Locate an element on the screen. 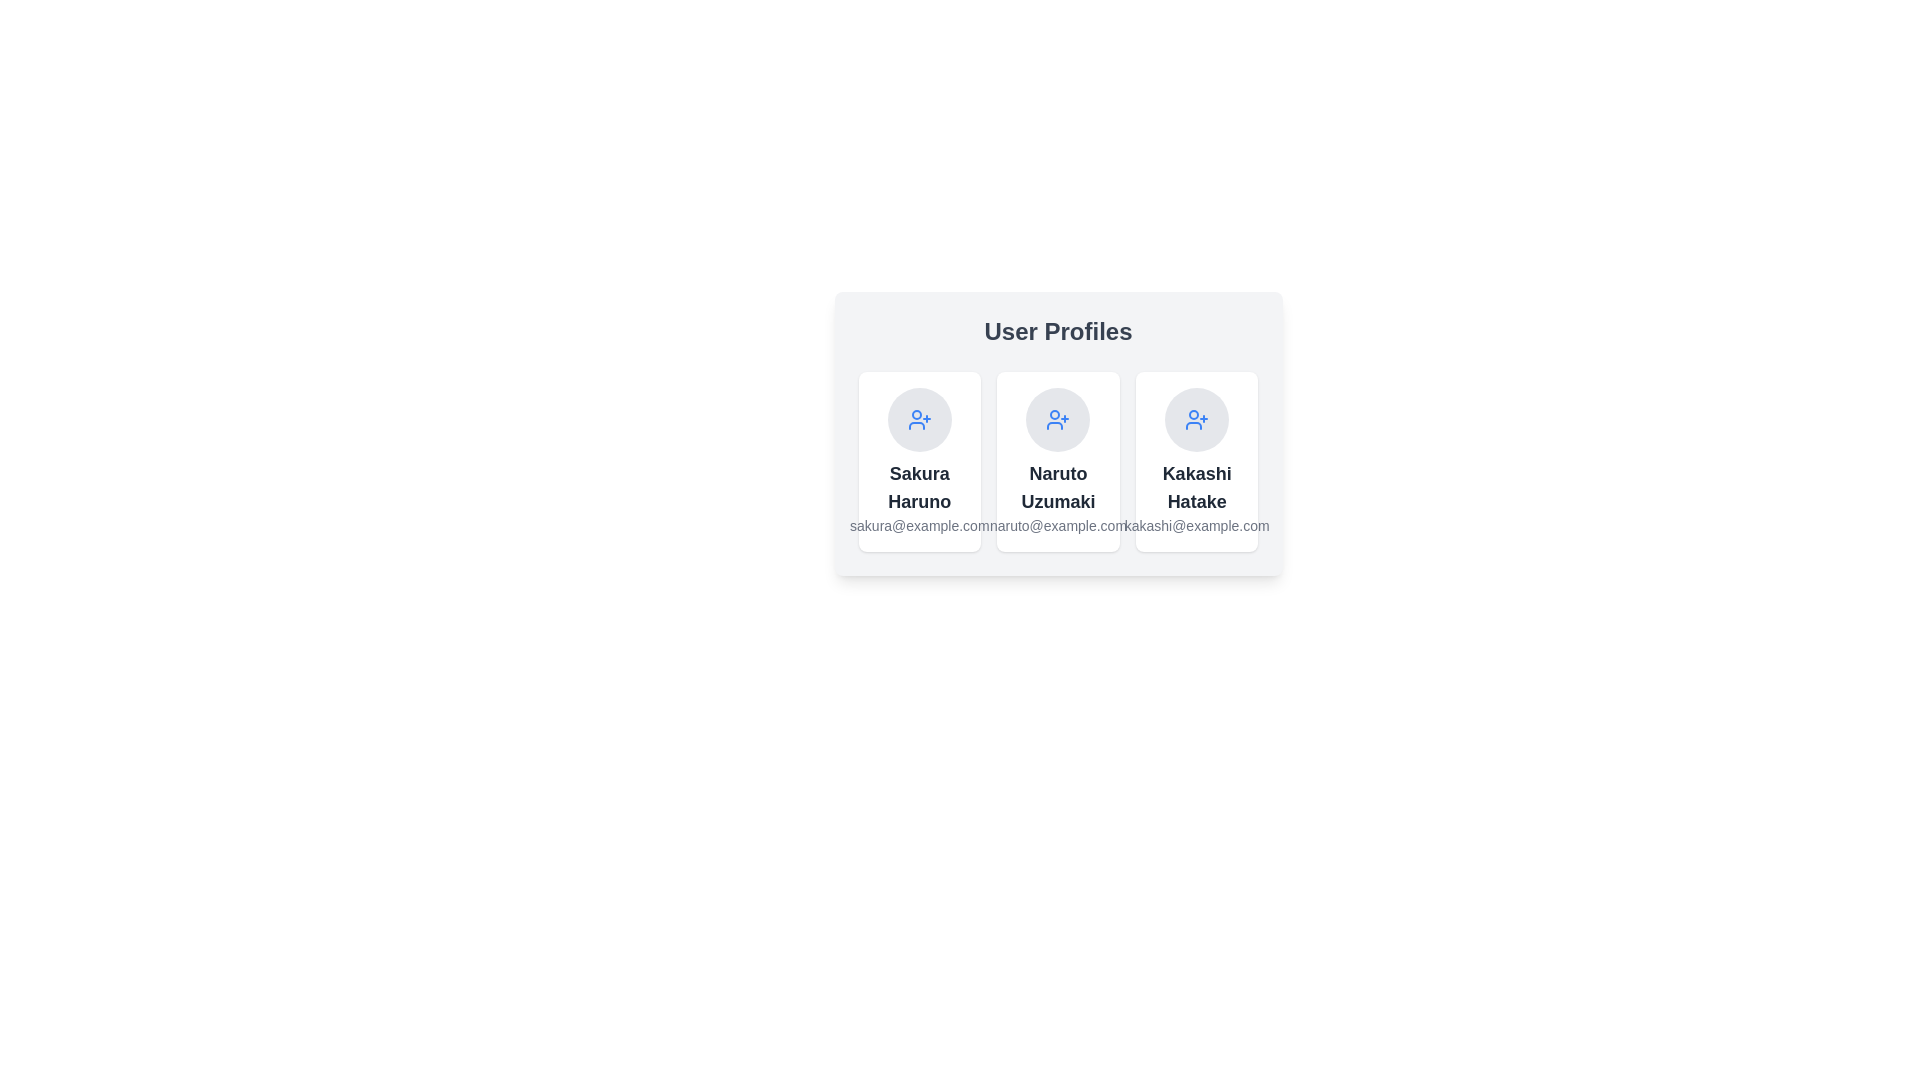 The height and width of the screenshot is (1080, 1920). the Avatar icon with action indicator for Naruto Uzumaki, which is a circular component with a light gray background and a blue 'add user' icon at its center is located at coordinates (1057, 419).